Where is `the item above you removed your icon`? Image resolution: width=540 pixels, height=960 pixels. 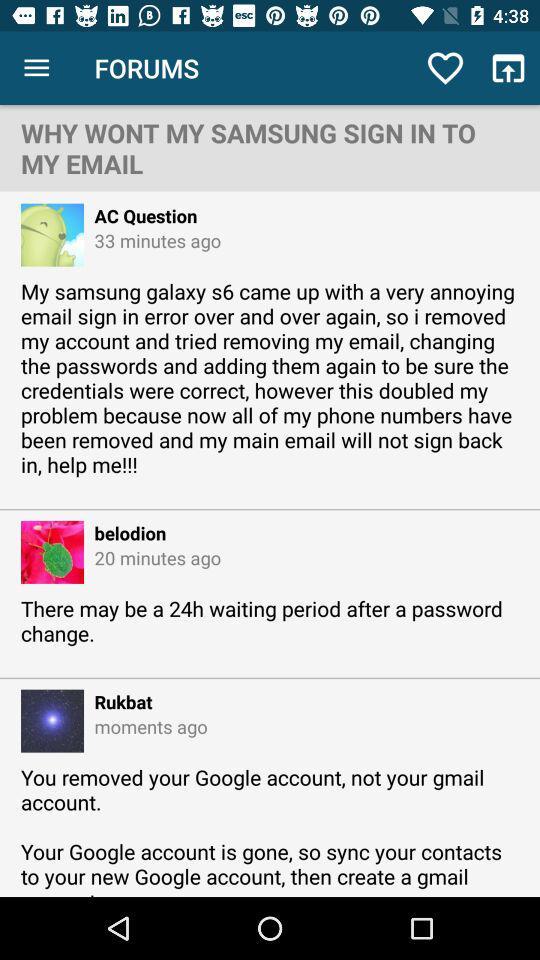 the item above you removed your icon is located at coordinates (144, 725).